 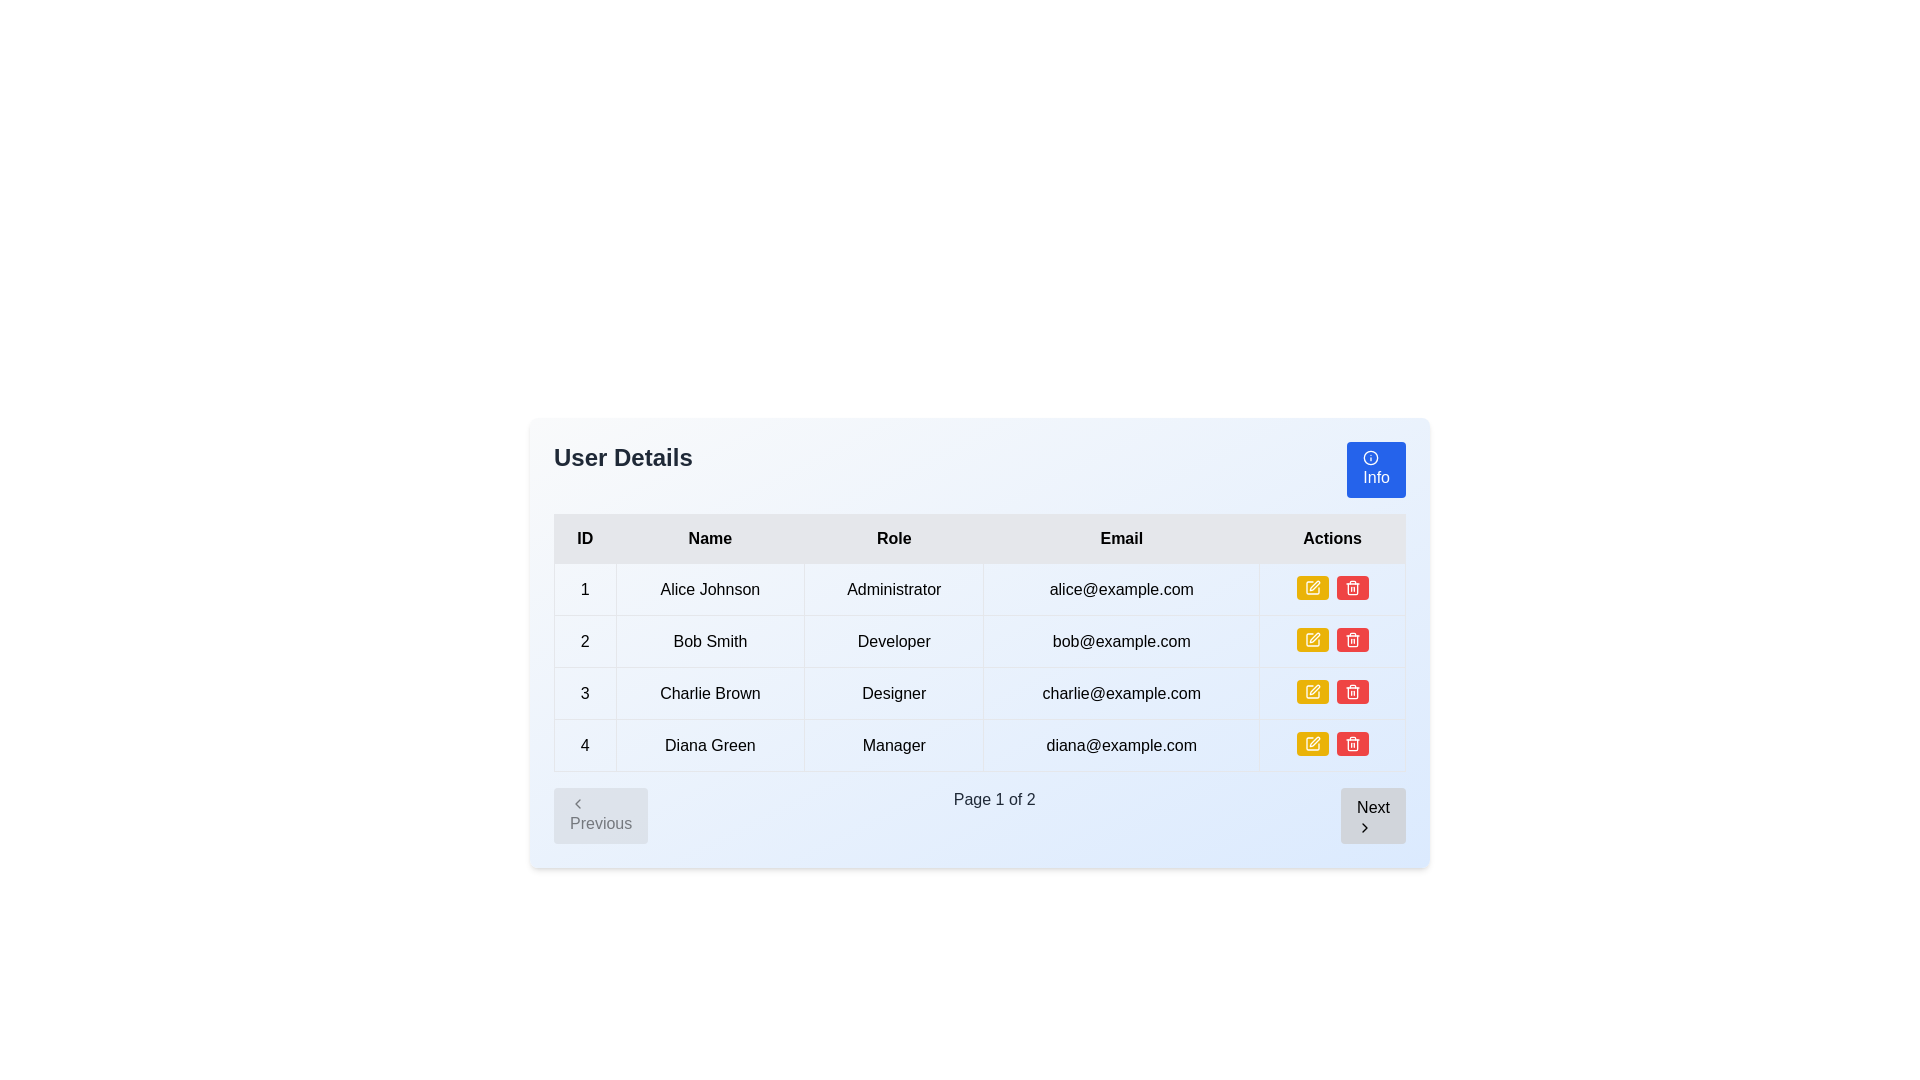 I want to click on the static text label displaying 'Page 1 of 2' in the footer section of the data table interface, positioned centrally between the 'Previous' and 'Next' buttons, so click(x=994, y=816).